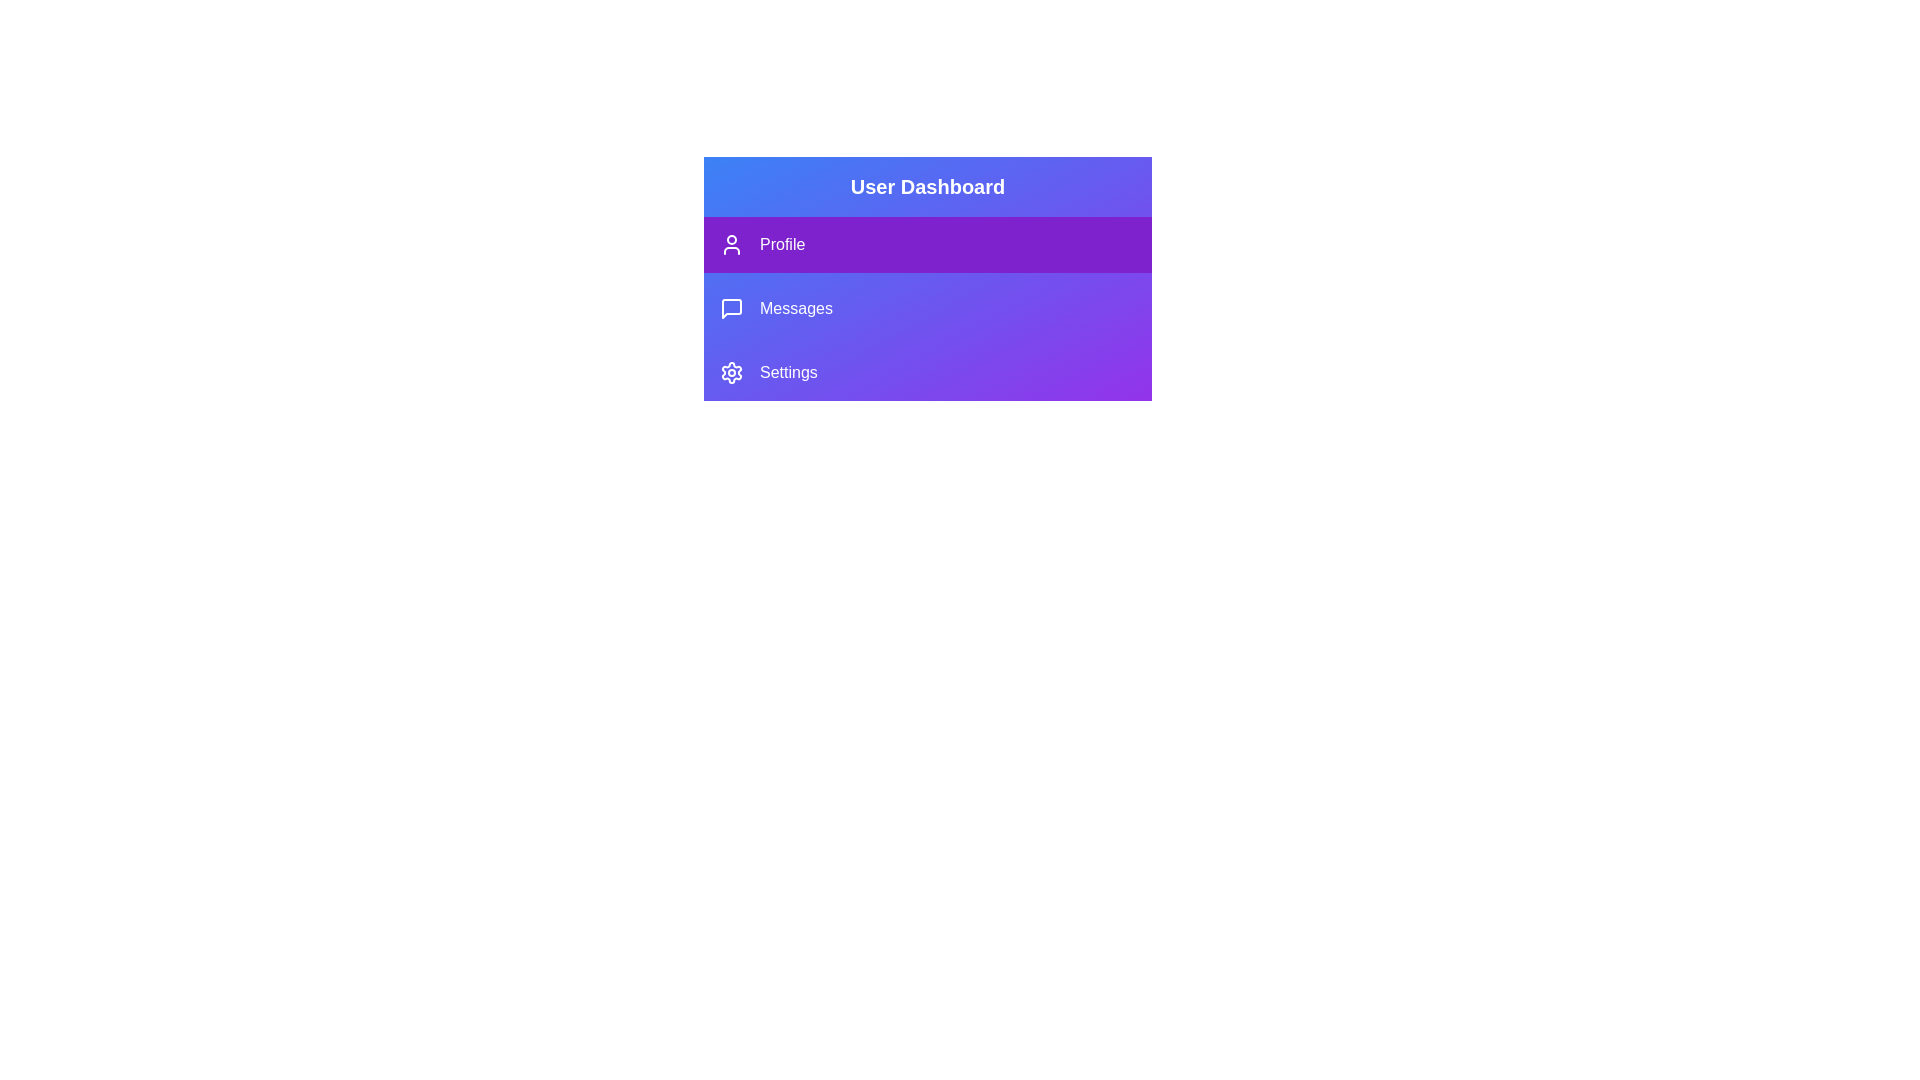  What do you see at coordinates (926, 373) in the screenshot?
I see `the menu item Settings from the ProfileSidebar component` at bounding box center [926, 373].